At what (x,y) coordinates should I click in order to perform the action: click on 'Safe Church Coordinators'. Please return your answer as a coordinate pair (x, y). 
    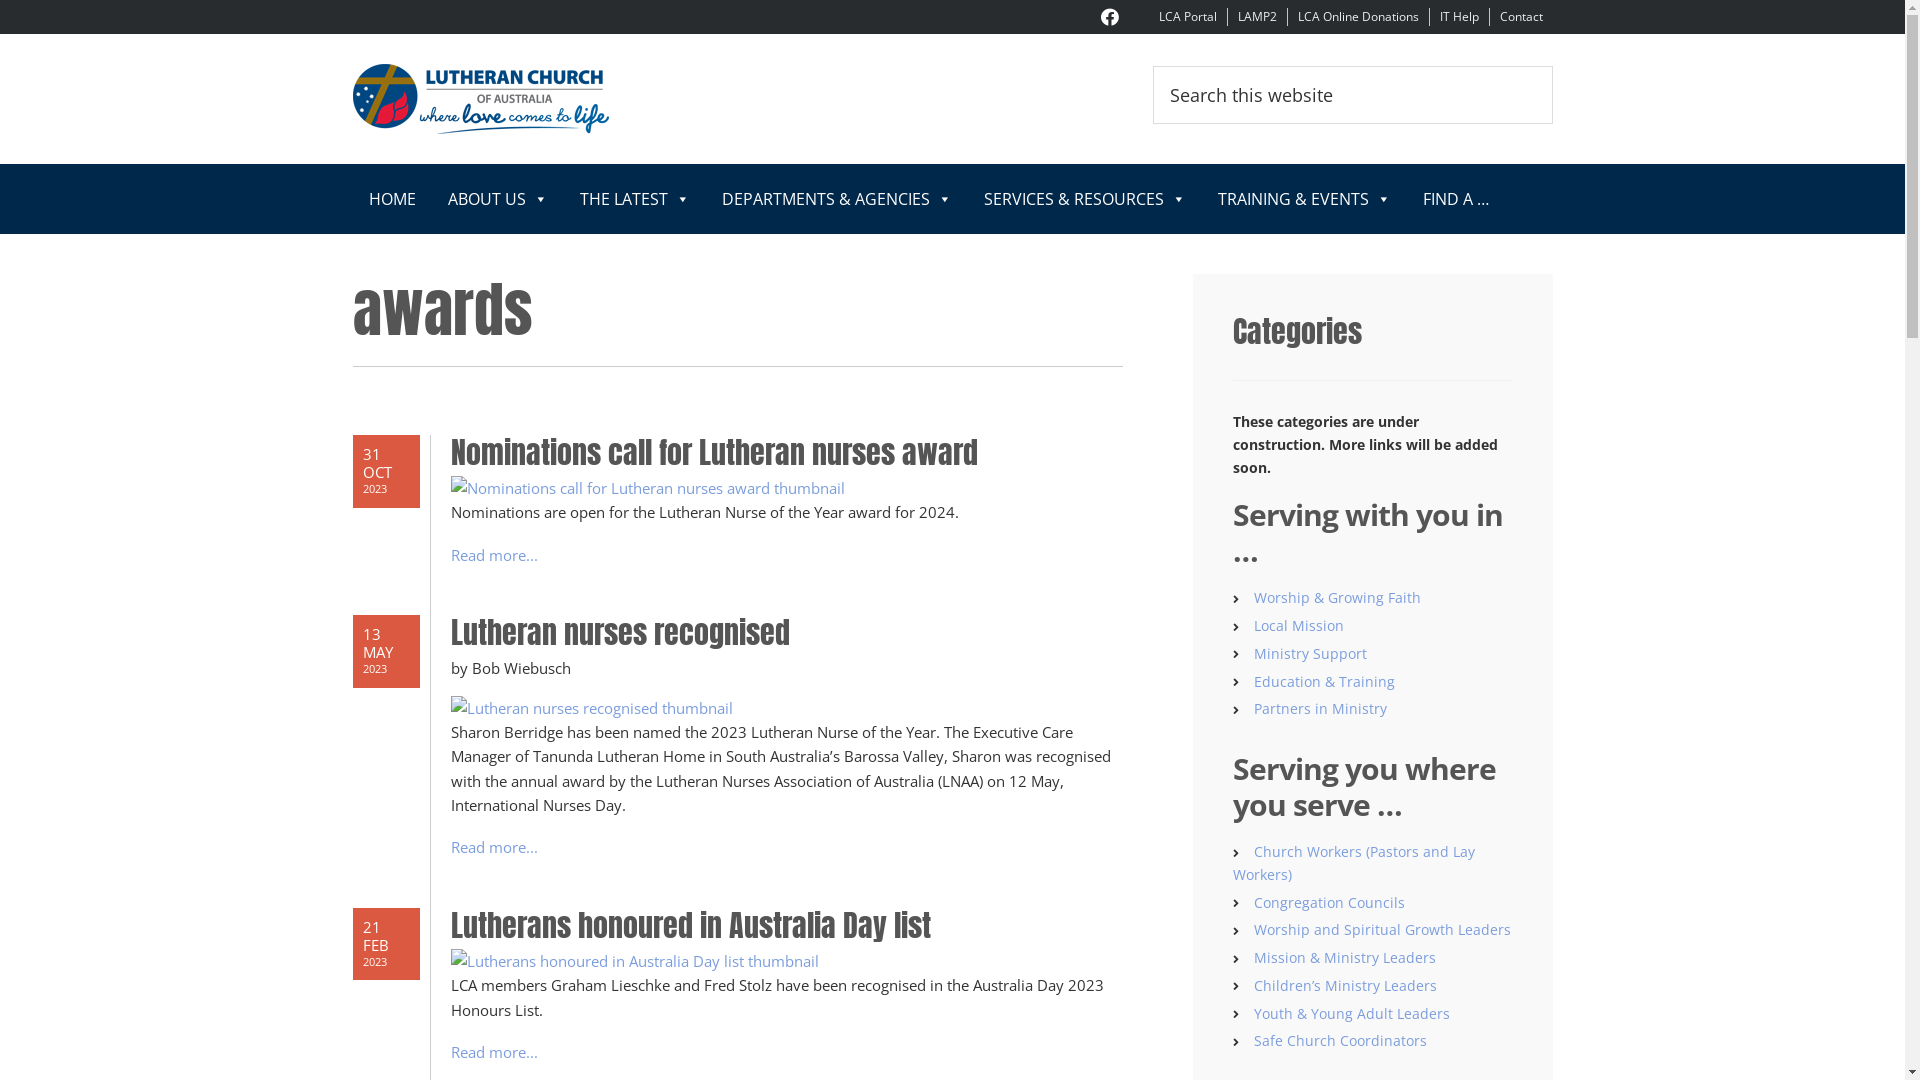
    Looking at the image, I should click on (1340, 1039).